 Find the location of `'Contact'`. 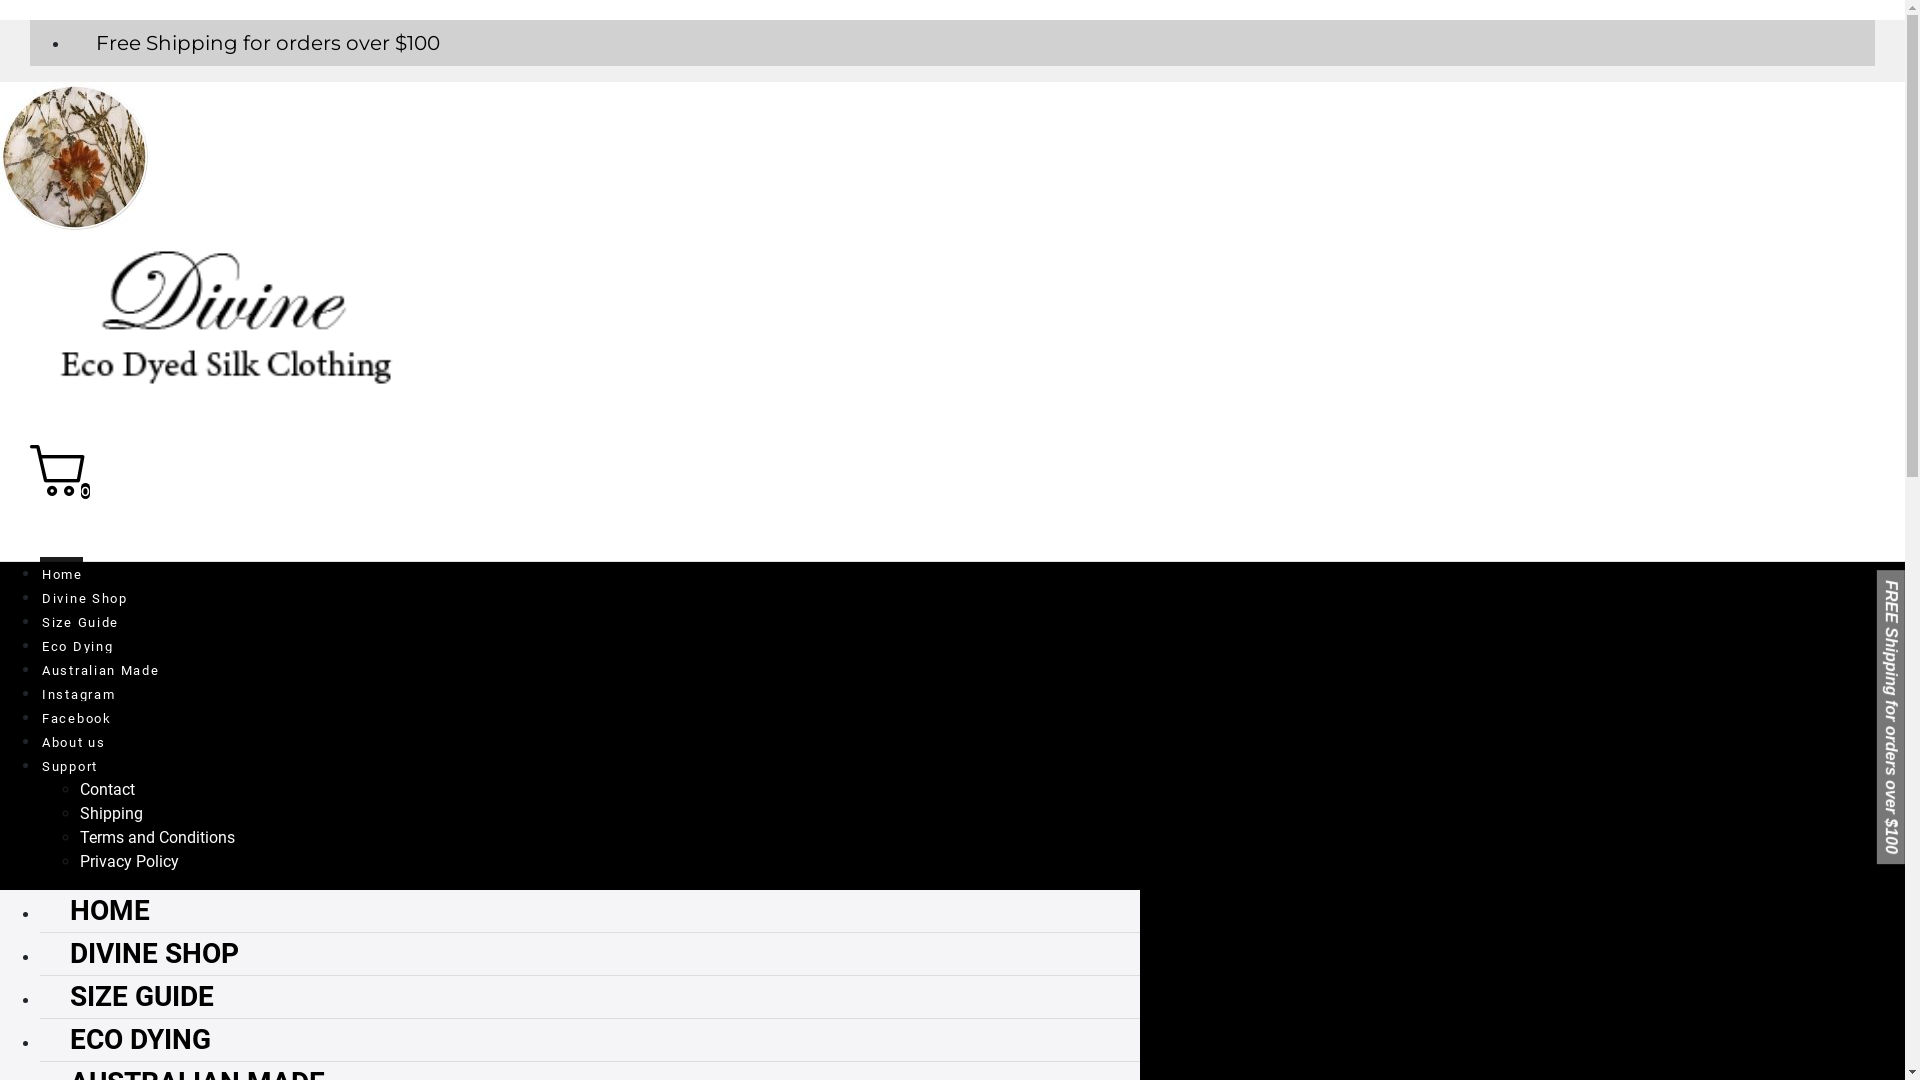

'Contact' is located at coordinates (106, 788).